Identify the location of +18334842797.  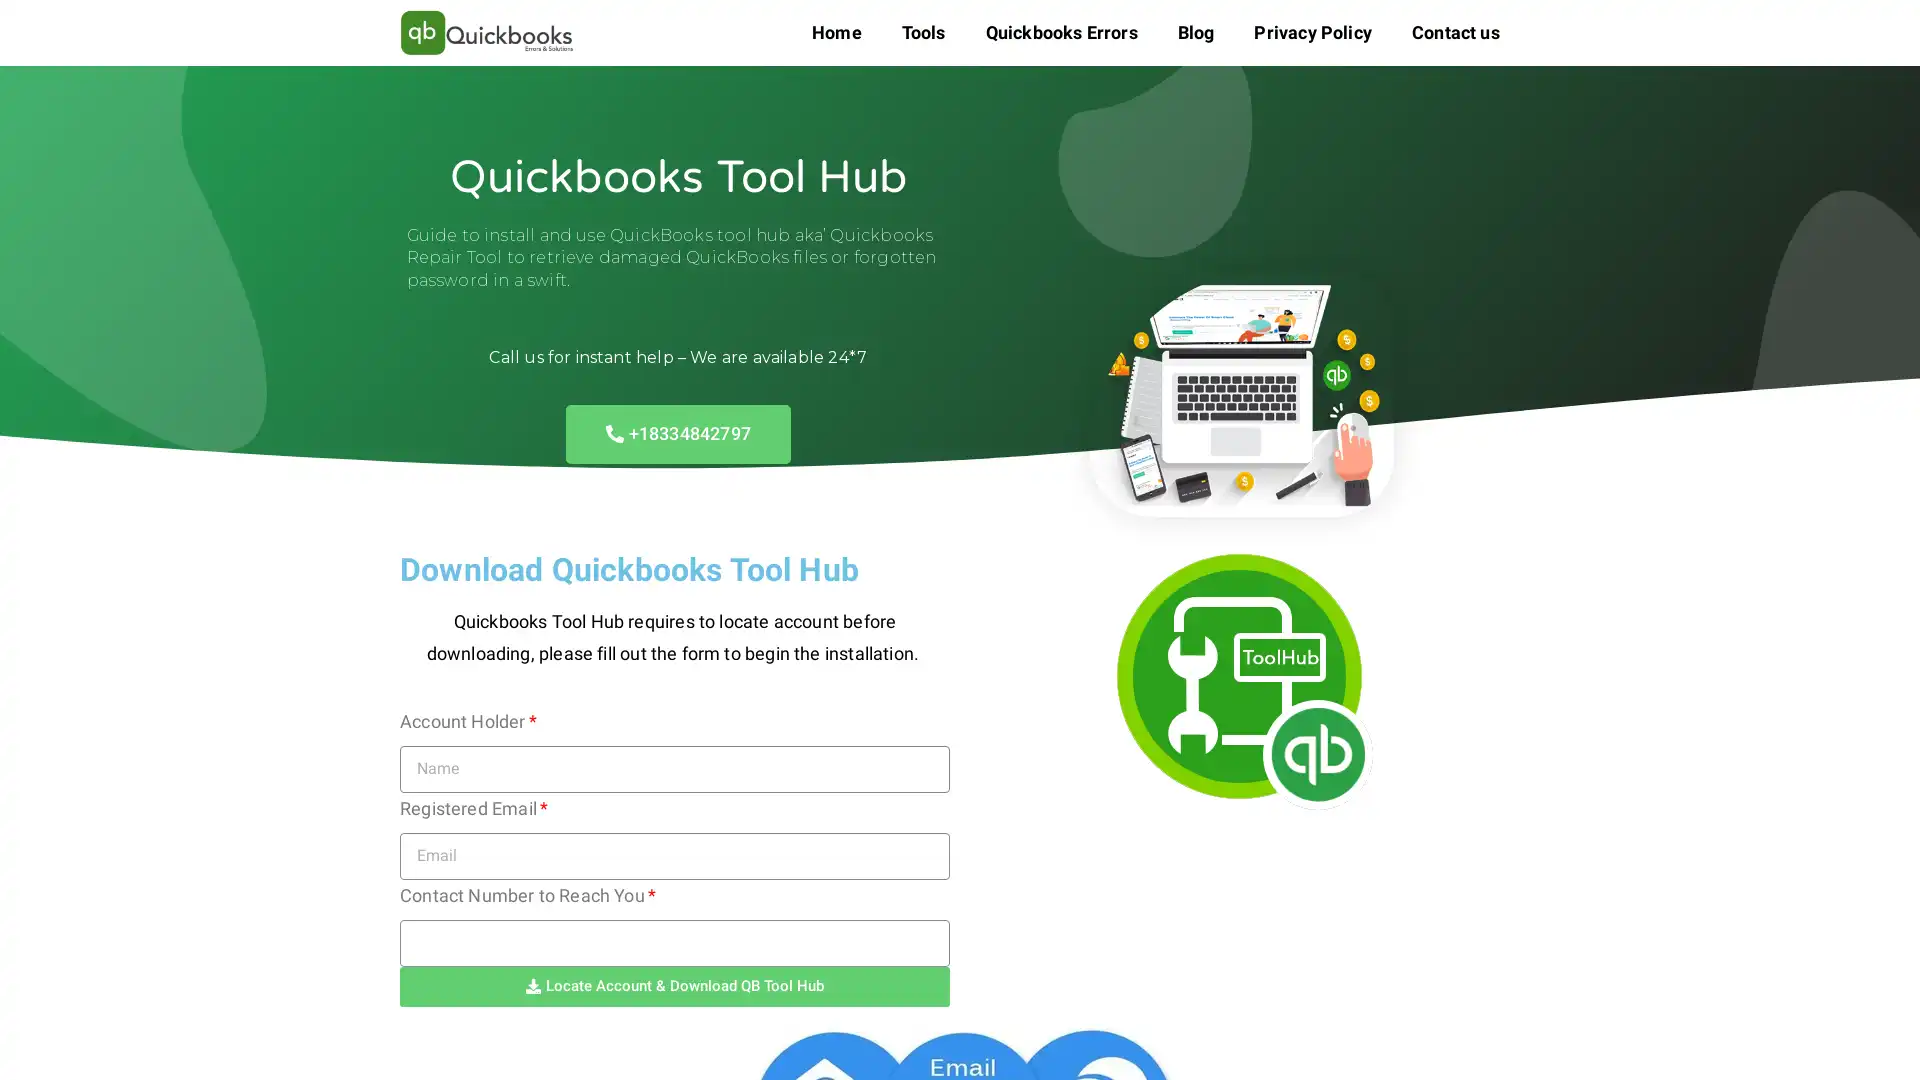
(677, 432).